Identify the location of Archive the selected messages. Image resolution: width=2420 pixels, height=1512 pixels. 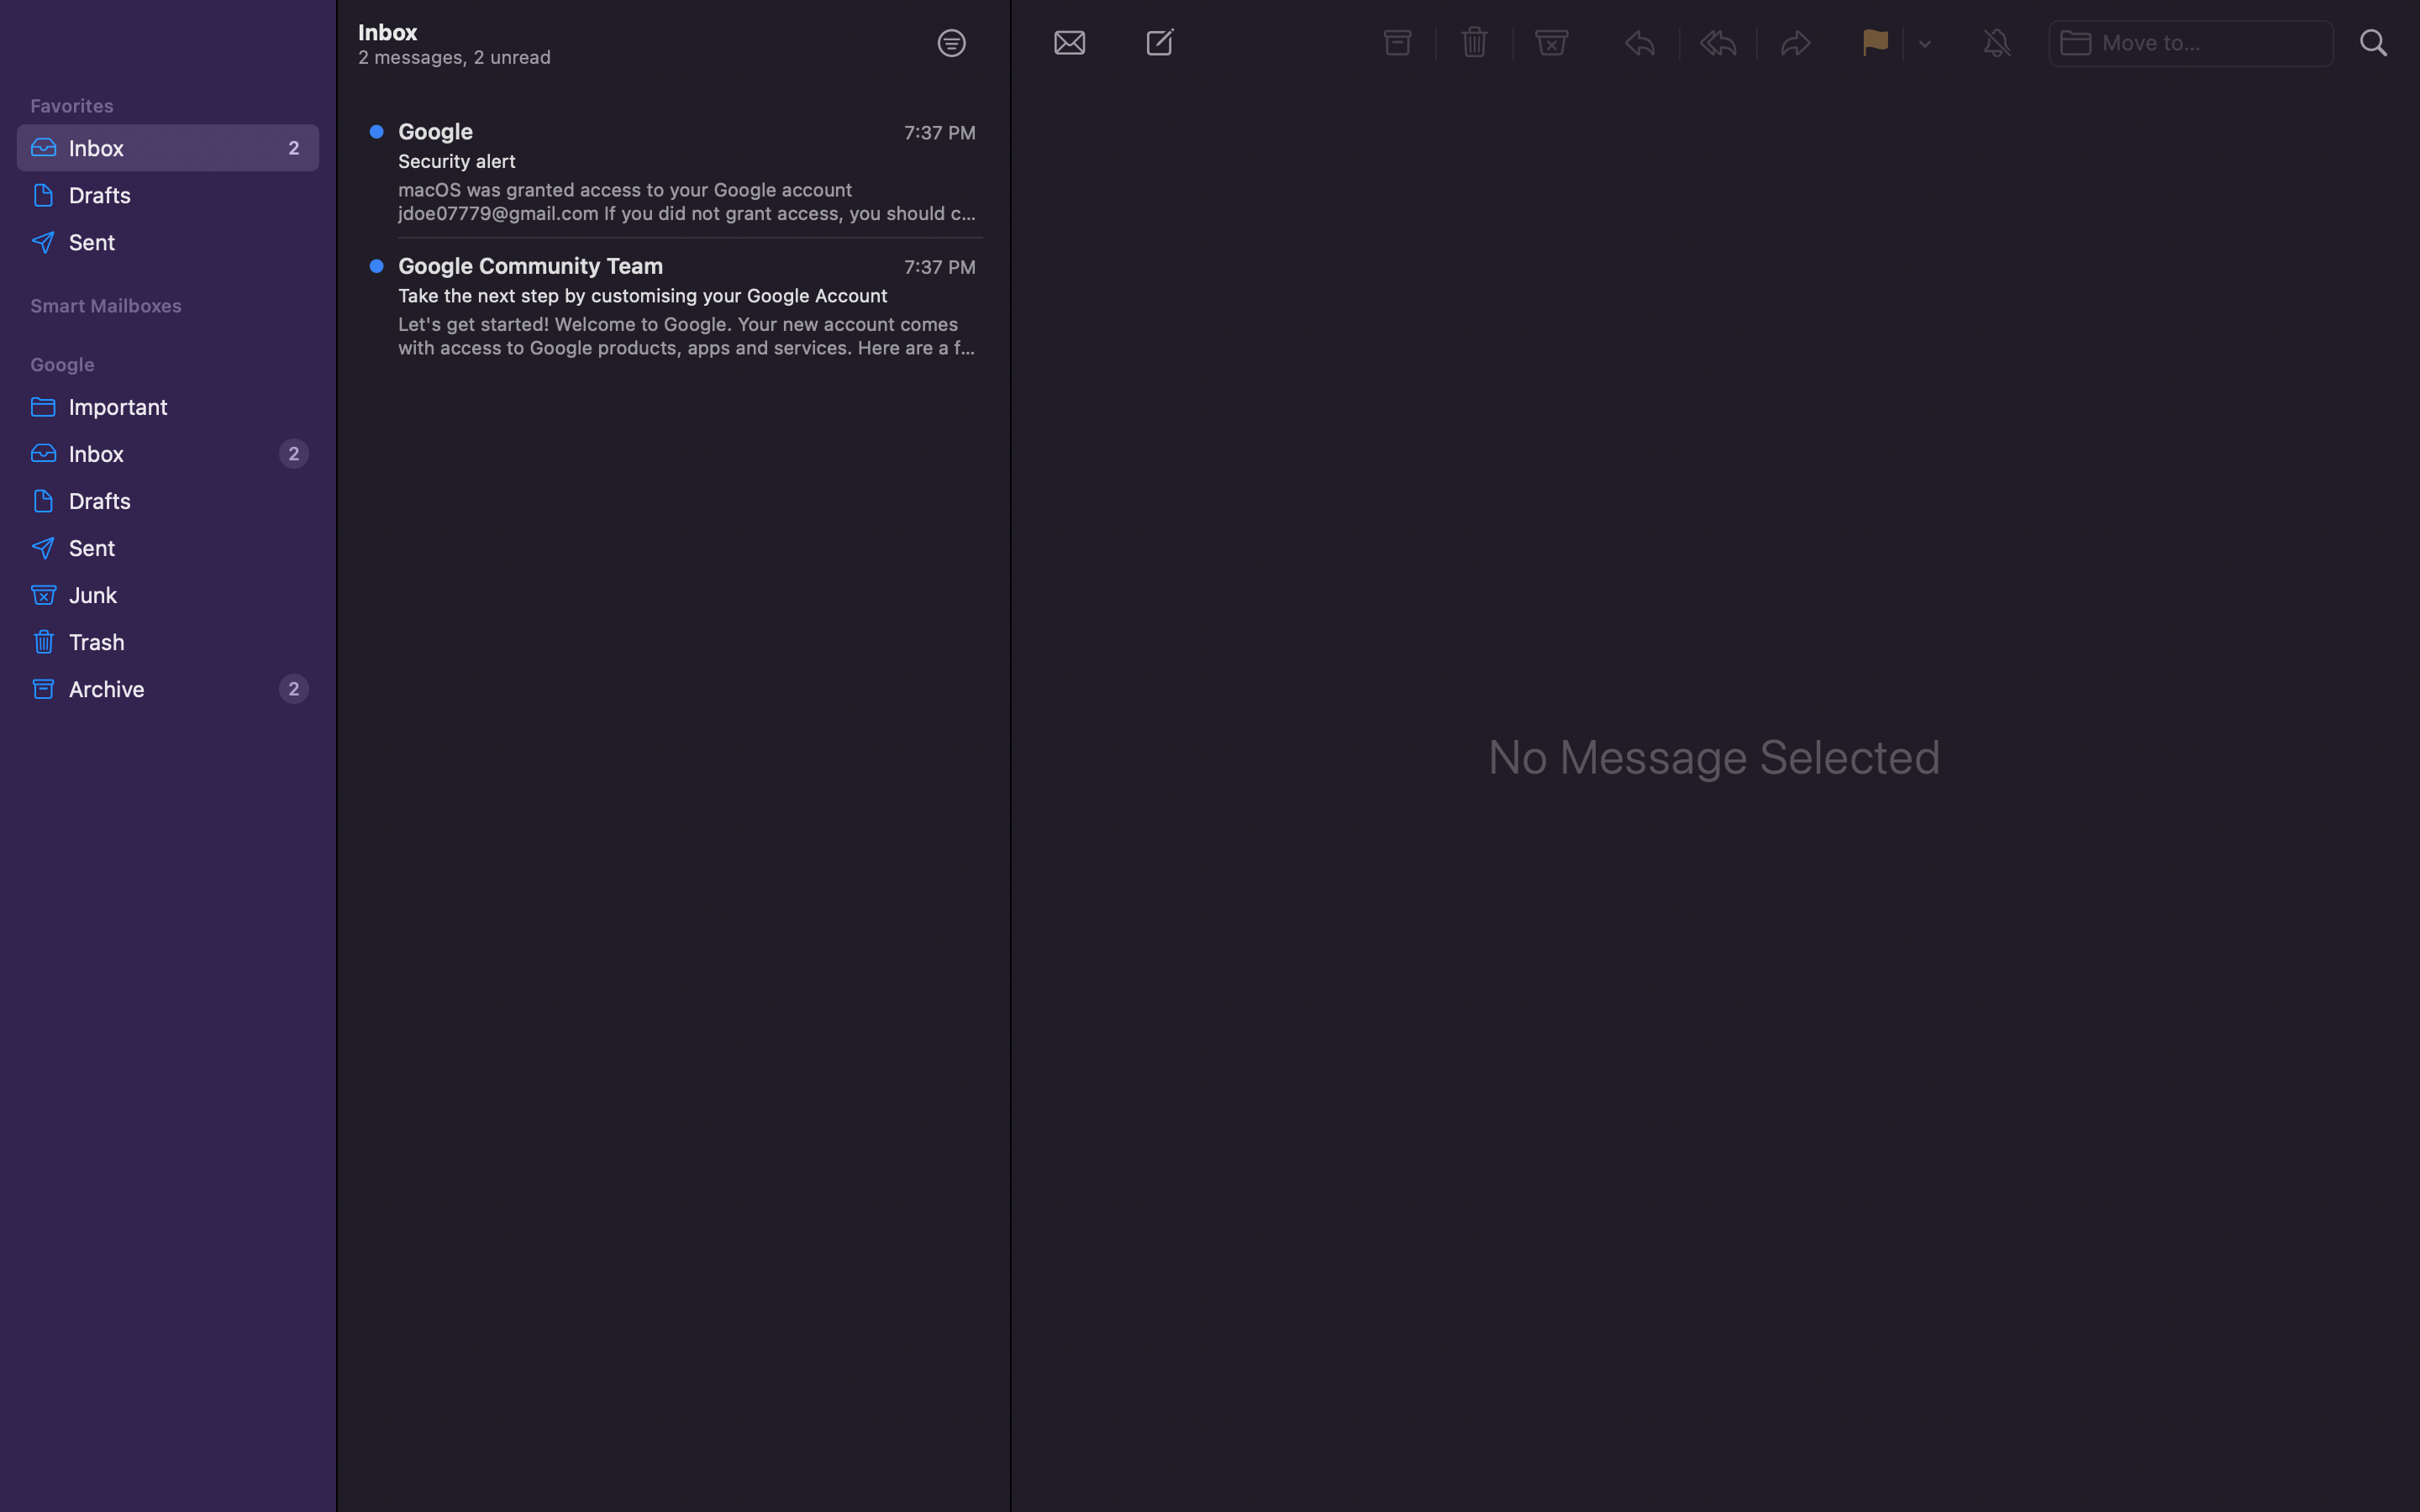
(1397, 44).